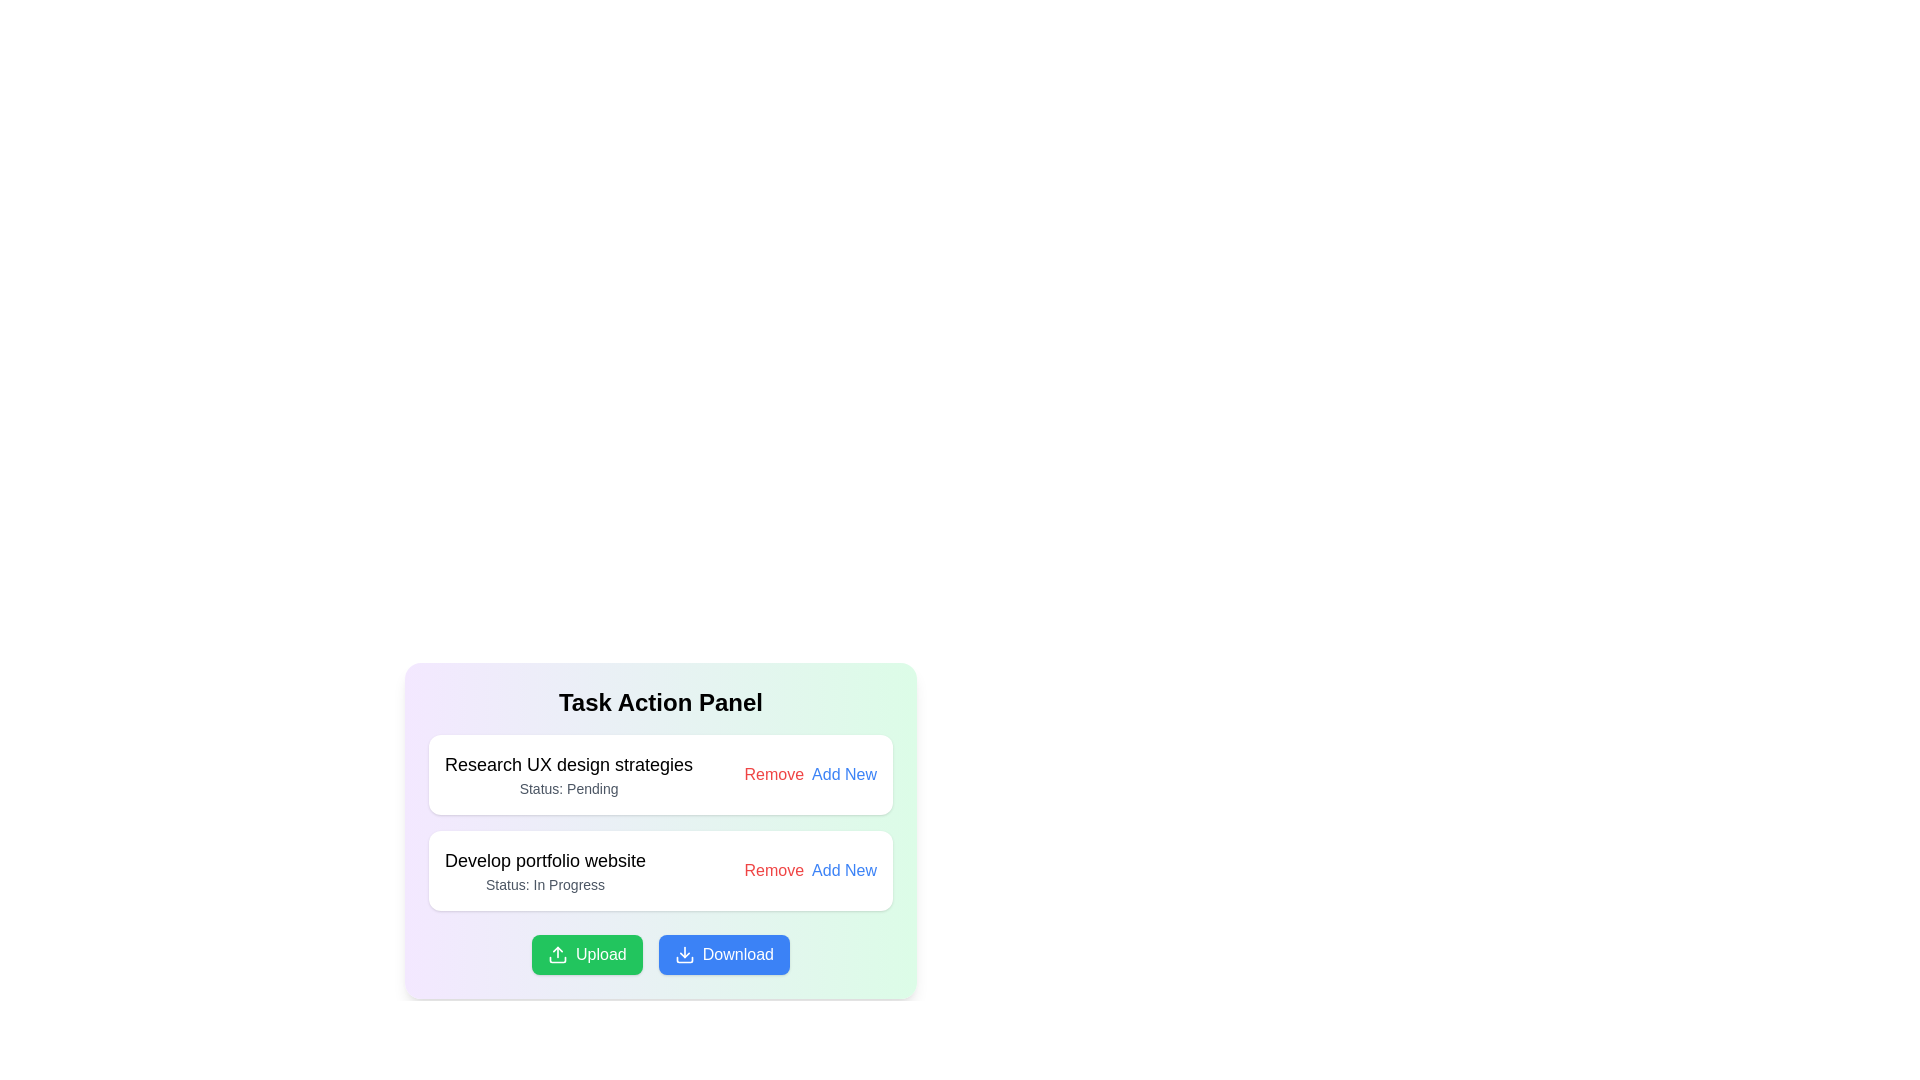  What do you see at coordinates (558, 954) in the screenshot?
I see `the upload icon located to the left of the 'Upload' text within the green button at the bottom-left section of the 'Task Action Panel'` at bounding box center [558, 954].